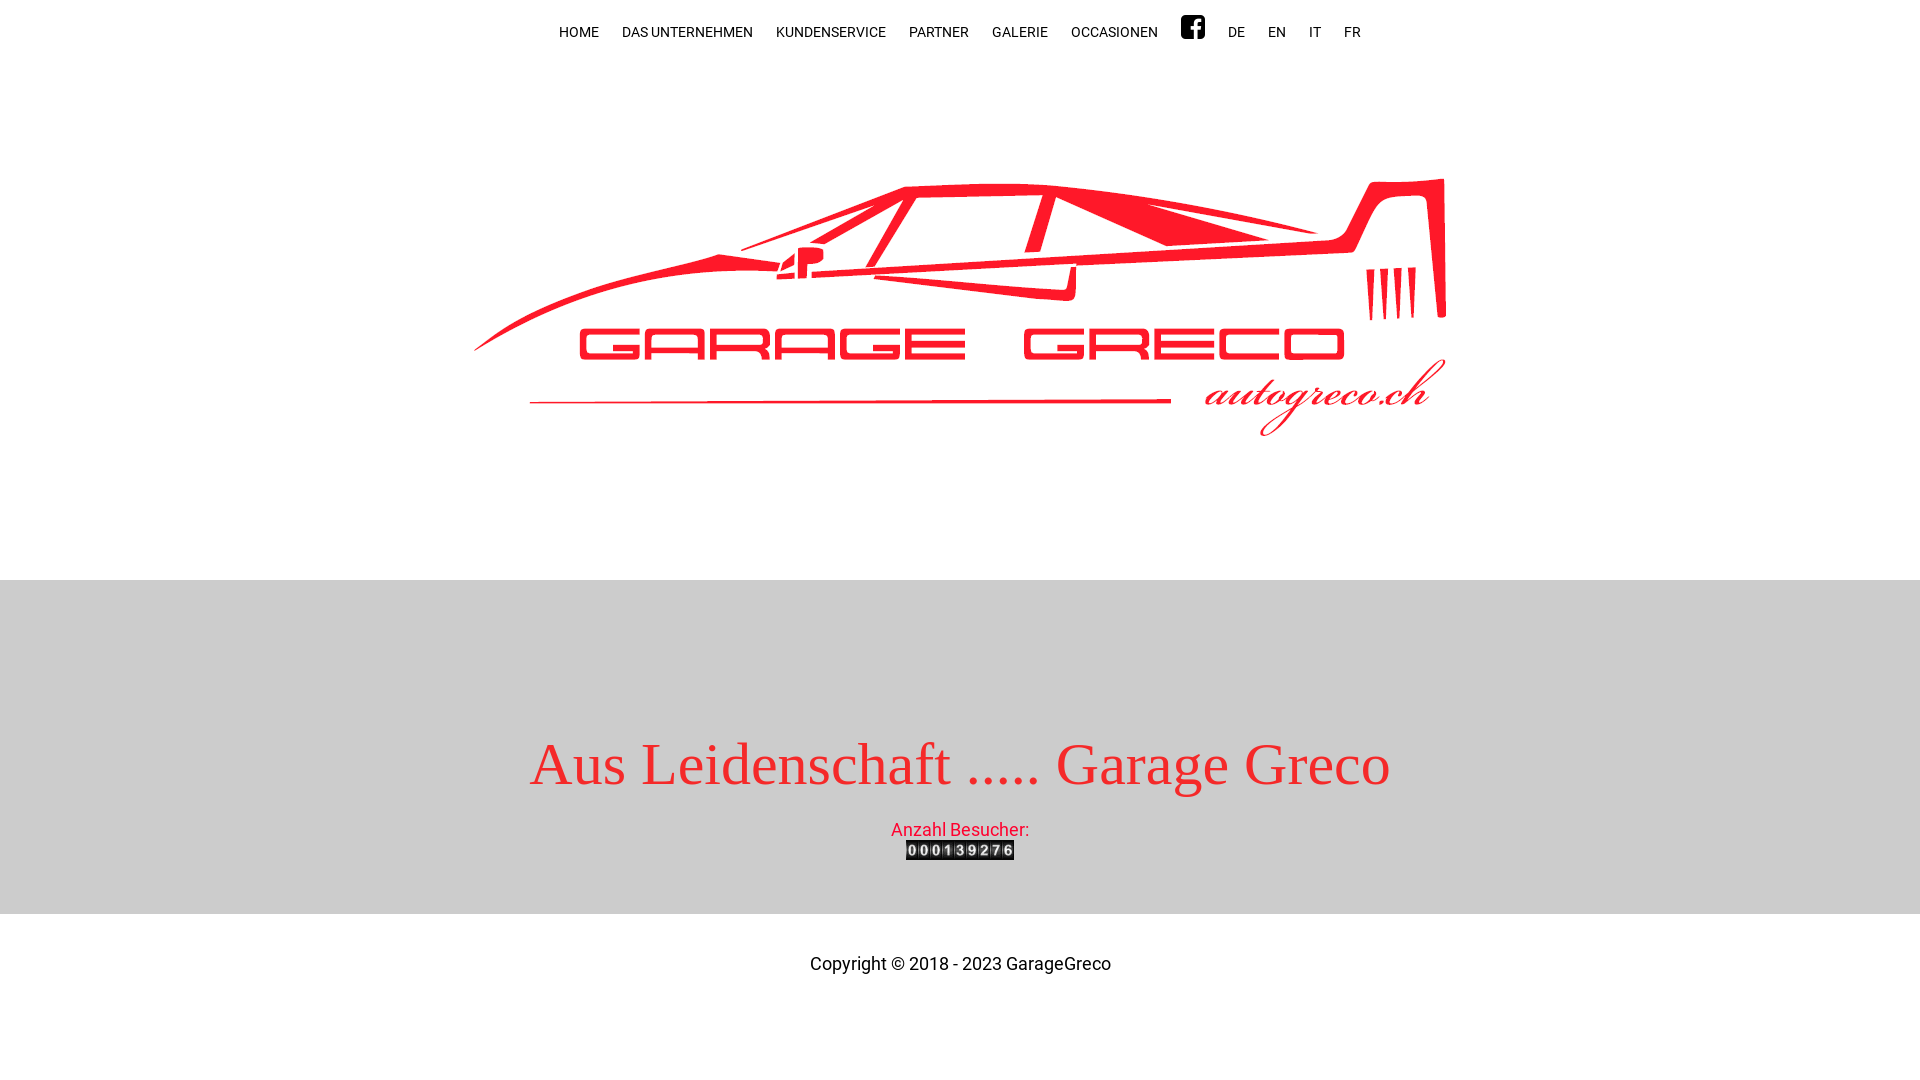 This screenshot has height=1080, width=1920. What do you see at coordinates (830, 31) in the screenshot?
I see `'KUNDENSERVICE'` at bounding box center [830, 31].